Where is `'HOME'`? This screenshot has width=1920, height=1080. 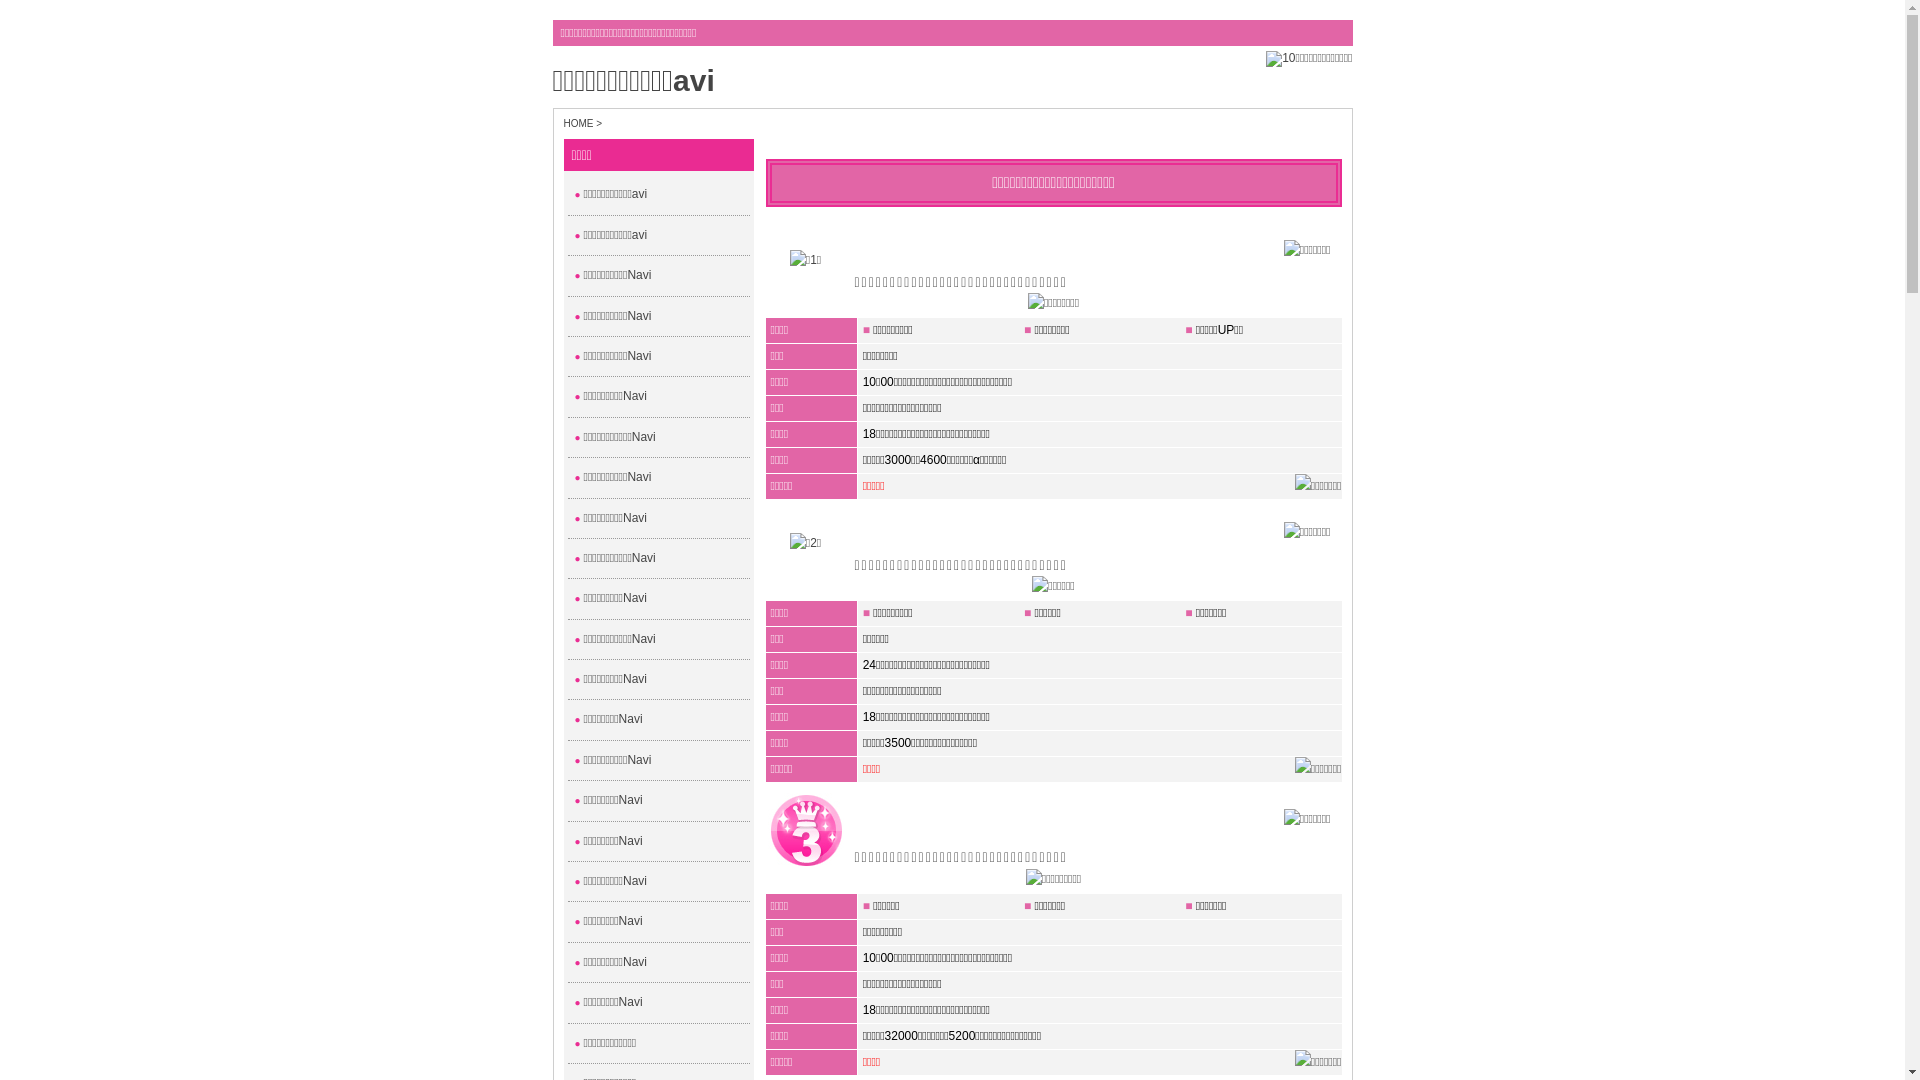
'HOME' is located at coordinates (578, 123).